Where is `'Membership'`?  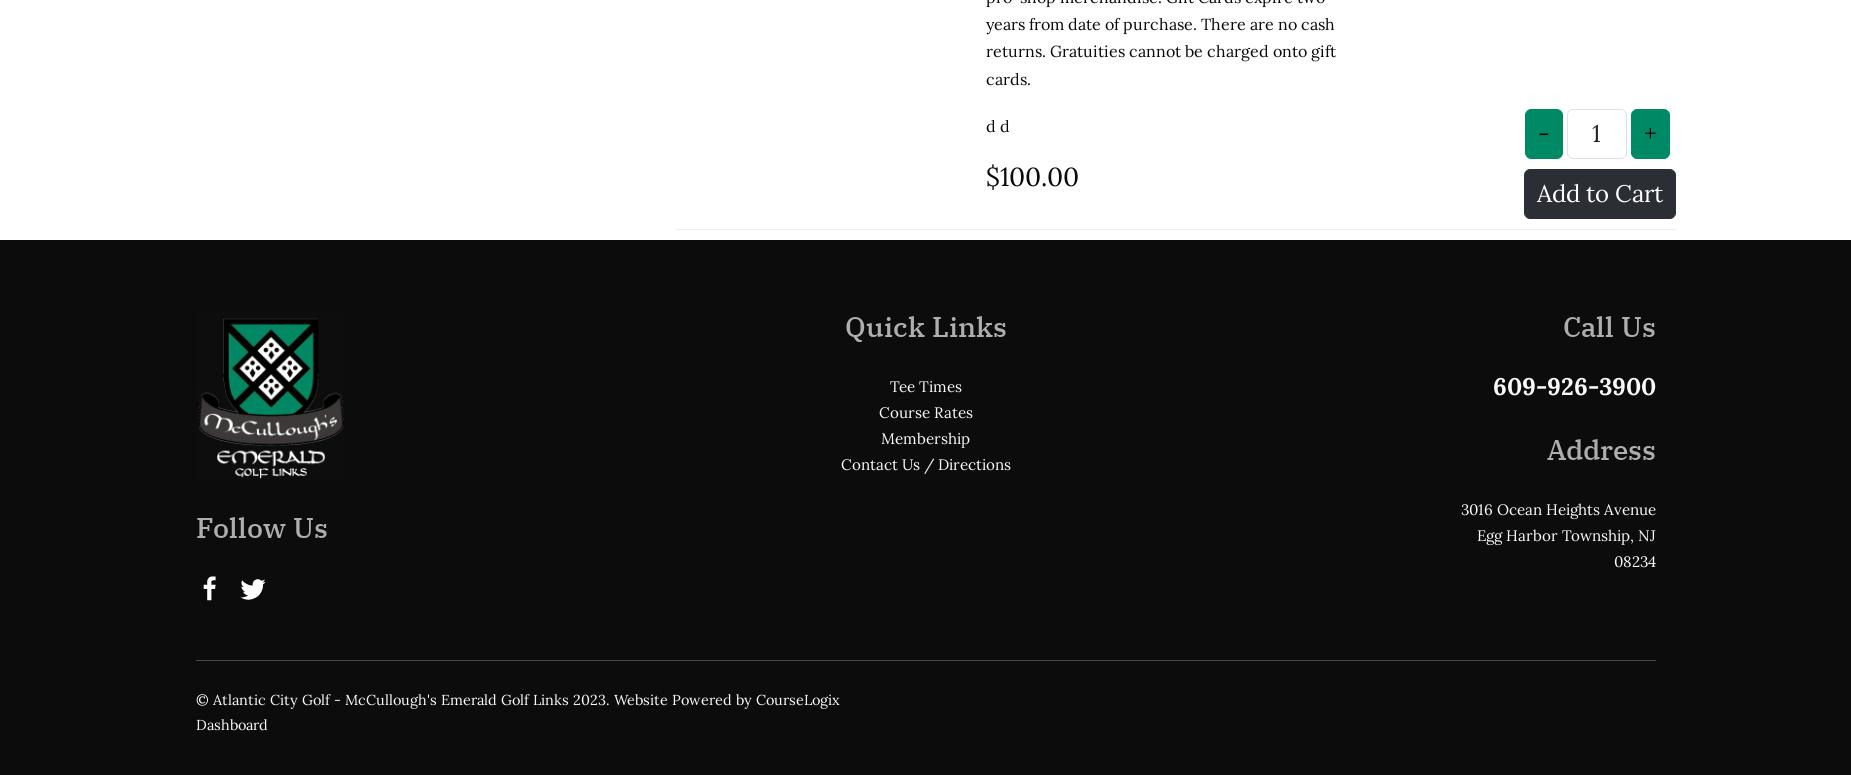
'Membership' is located at coordinates (880, 272).